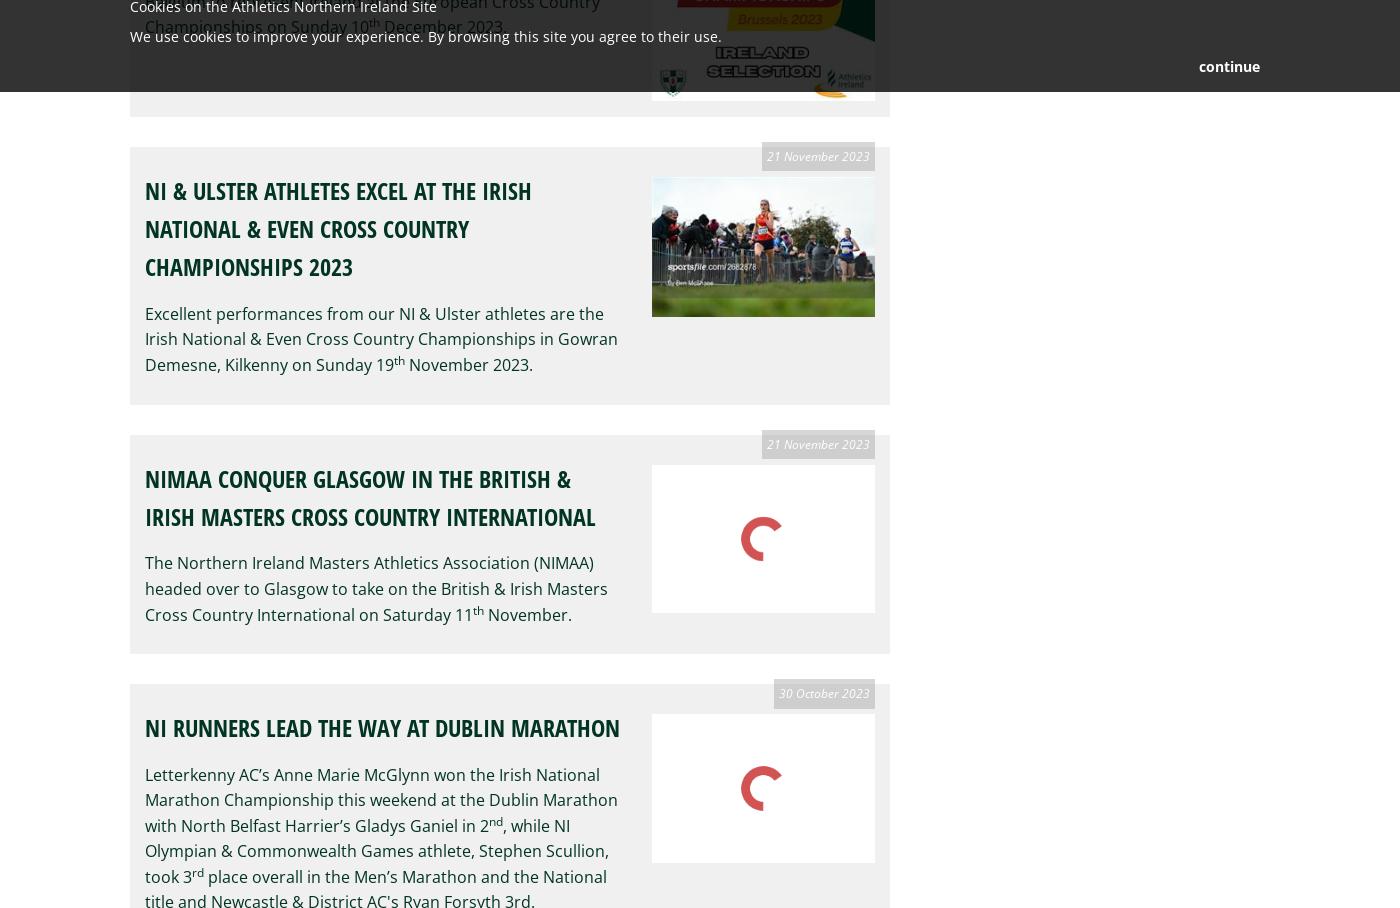  Describe the element at coordinates (145, 337) in the screenshot. I see `'Excellent performances from our NI & Ulster athletes are the Irish National & Even Cross Country Championships in Gowran Demesne, Kilkenny on Sunday 19'` at that location.